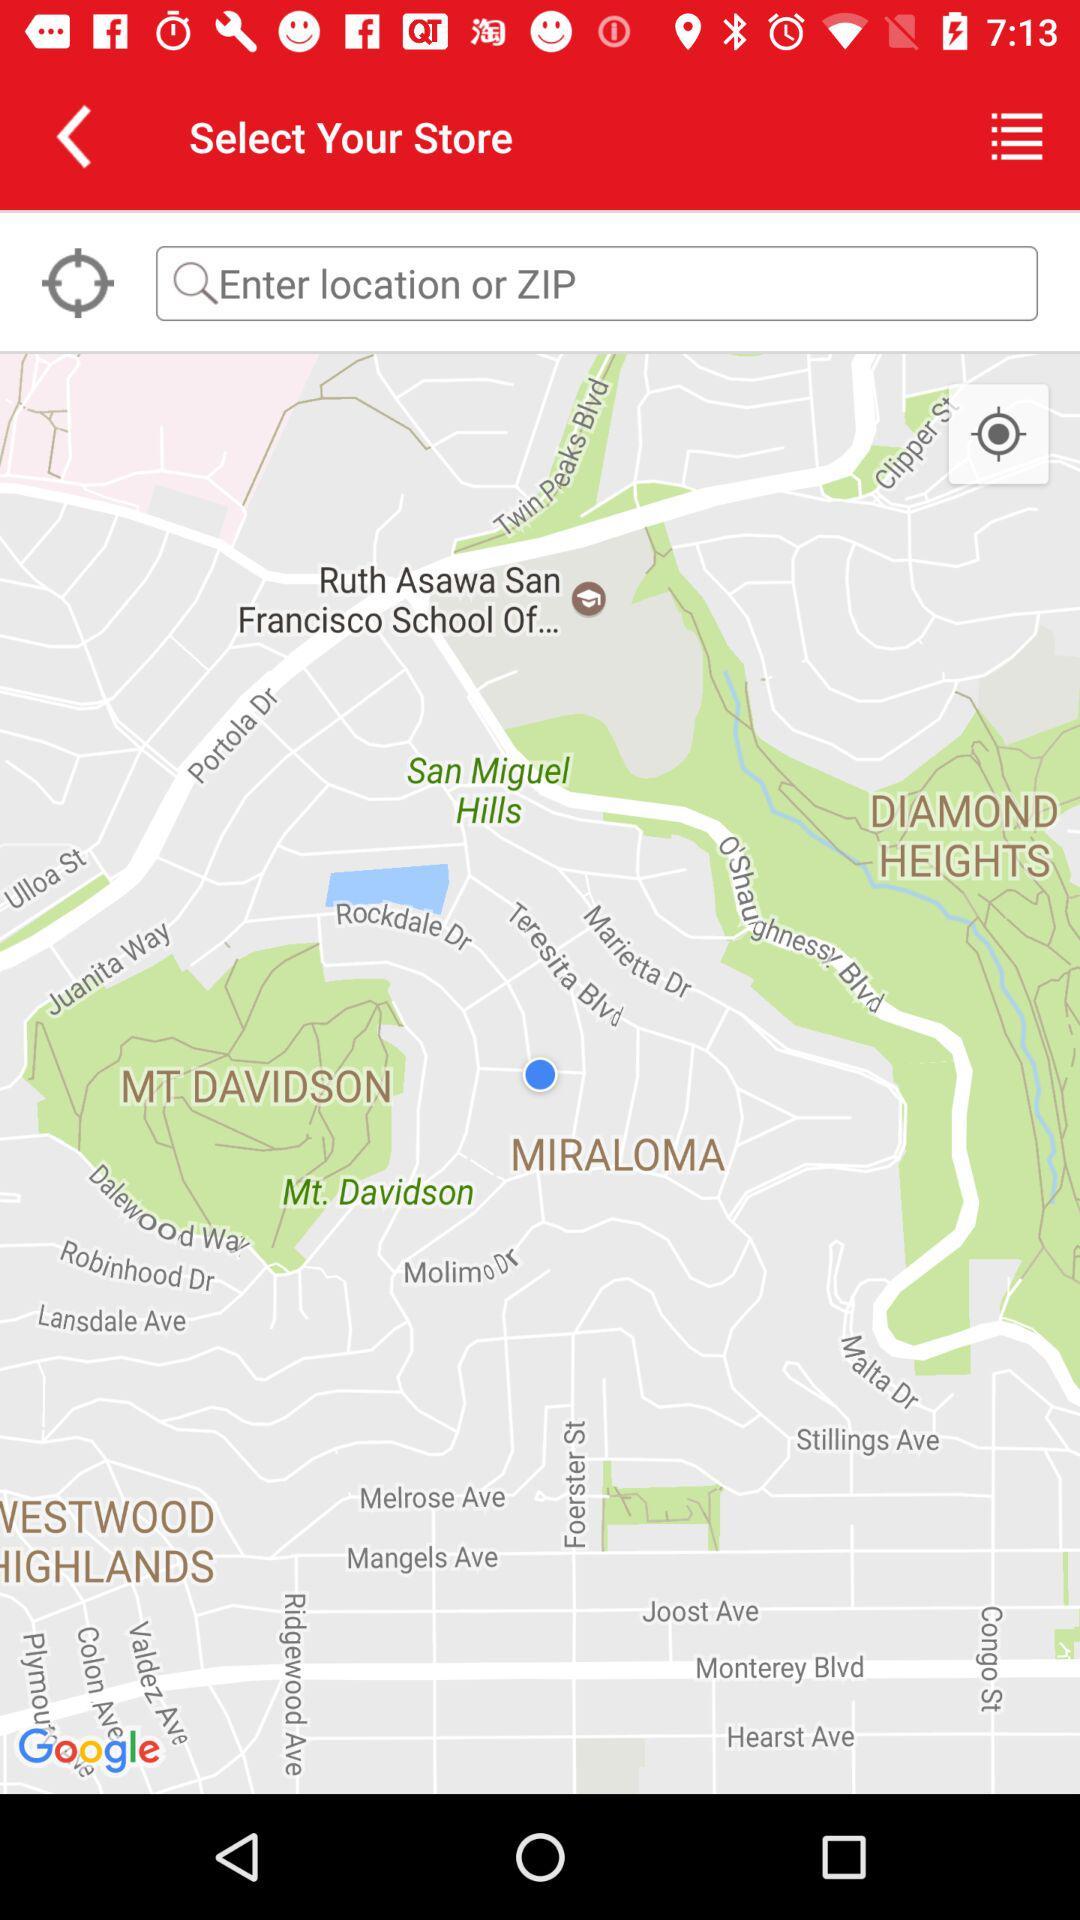 The image size is (1080, 1920). I want to click on the item to the right of select your store item, so click(1017, 135).